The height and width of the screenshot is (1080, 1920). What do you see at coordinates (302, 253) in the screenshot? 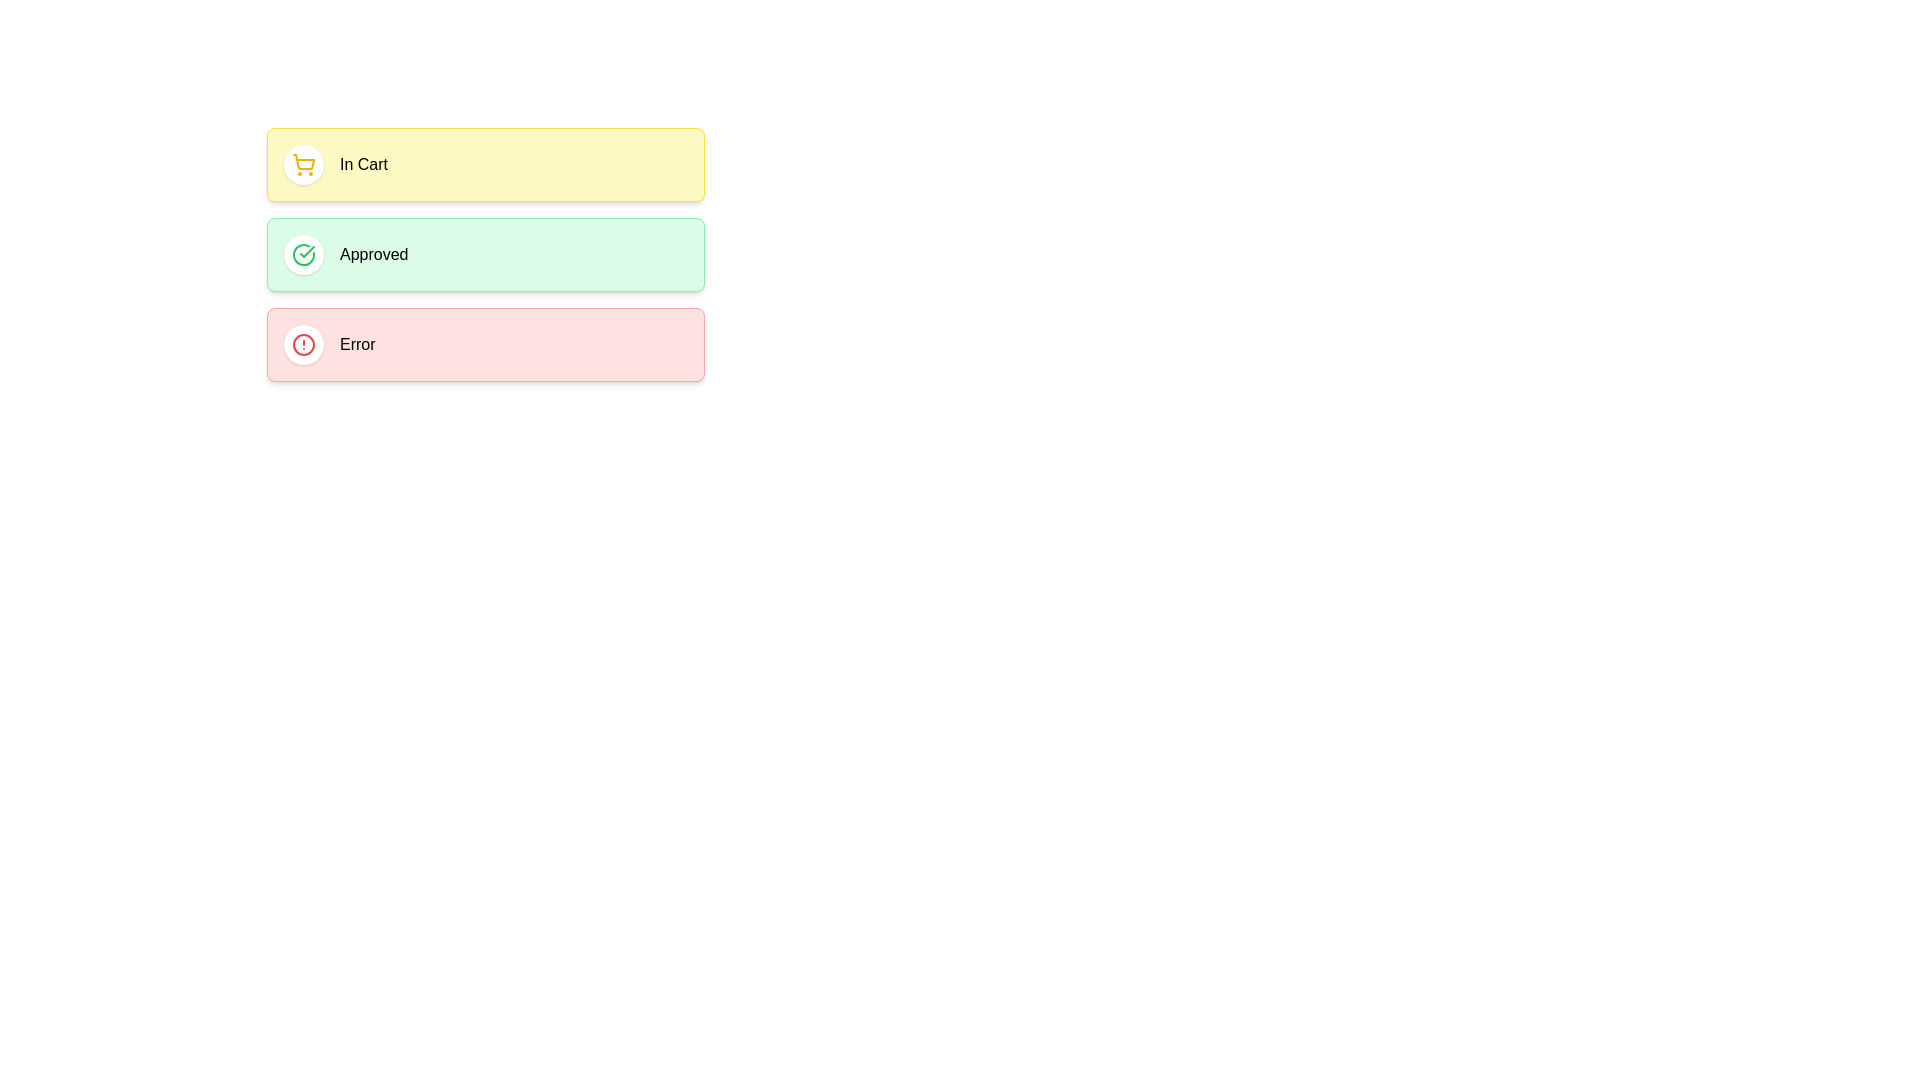
I see `the 'Approved' status indicator icon, which is a green checkmark located to the left of the label 'Approved'` at bounding box center [302, 253].